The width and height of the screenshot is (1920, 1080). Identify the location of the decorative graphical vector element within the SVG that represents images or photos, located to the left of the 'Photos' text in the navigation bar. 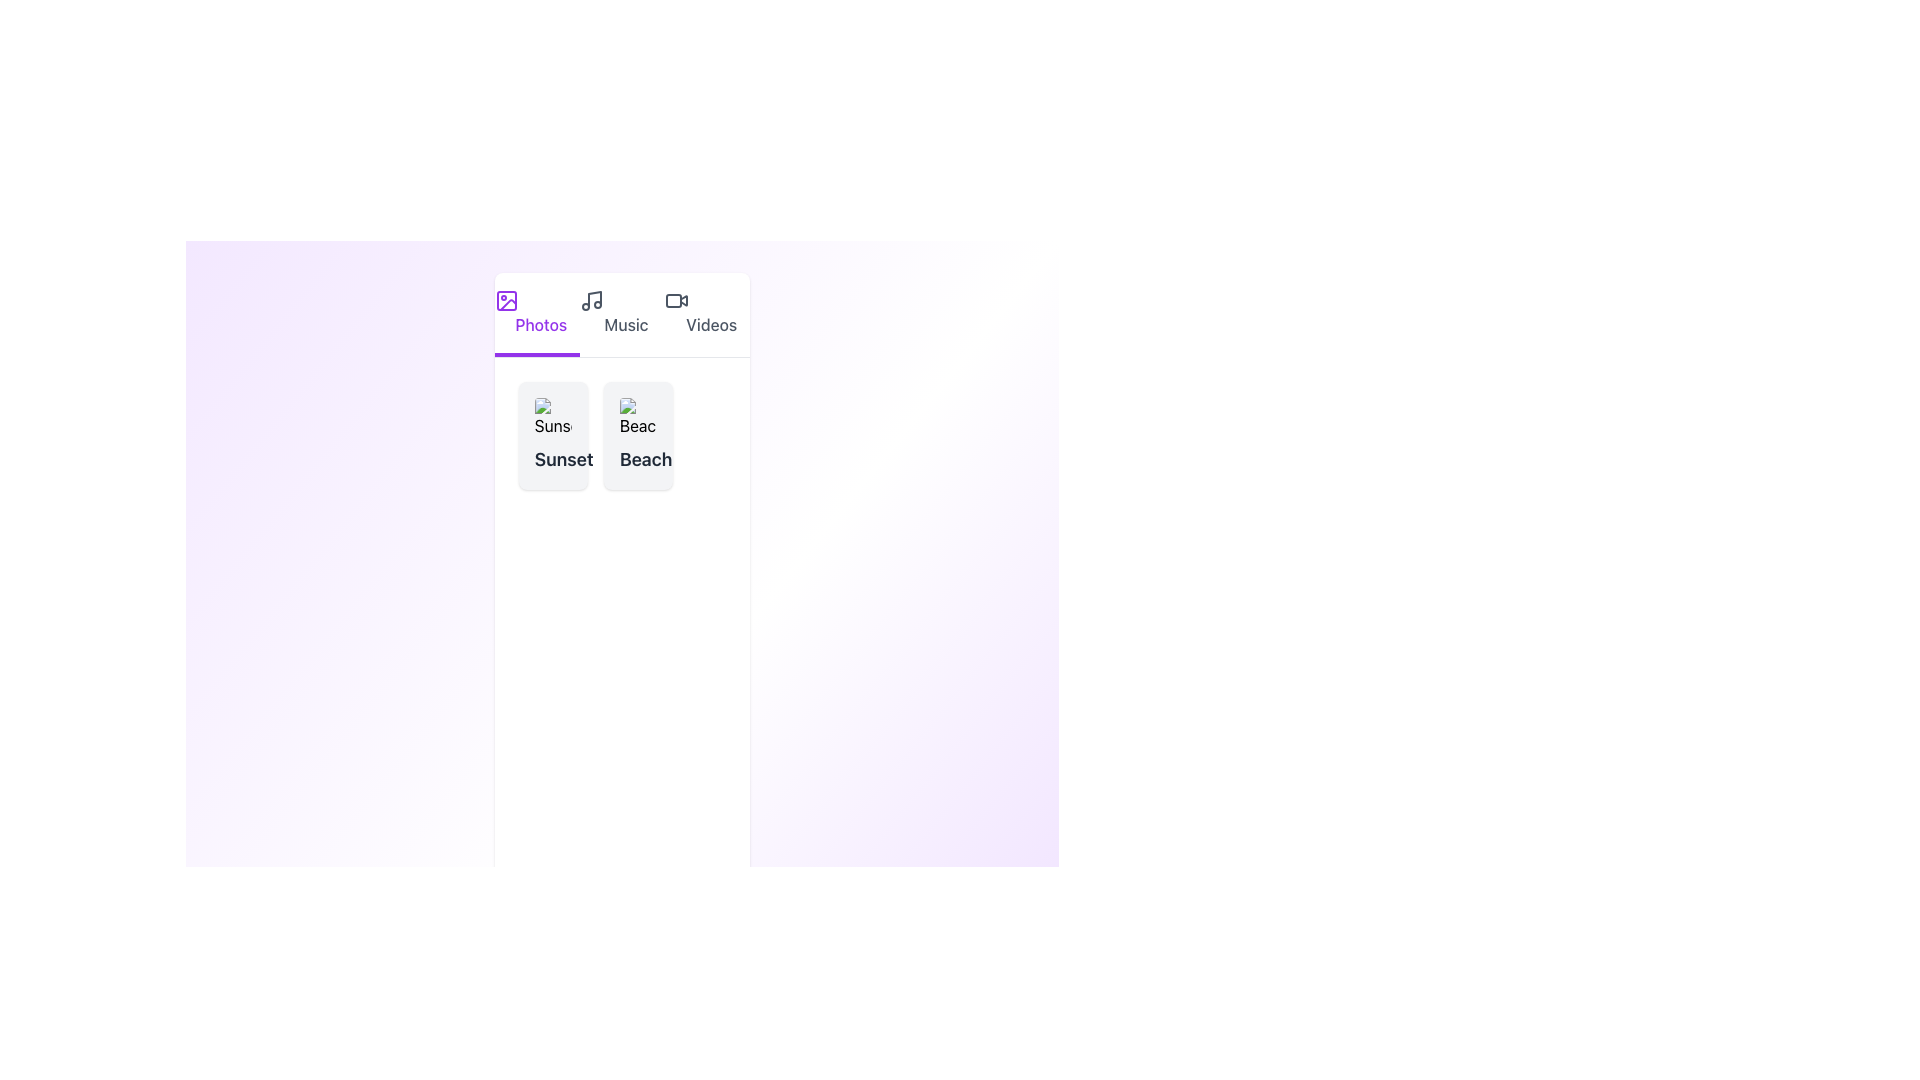
(506, 300).